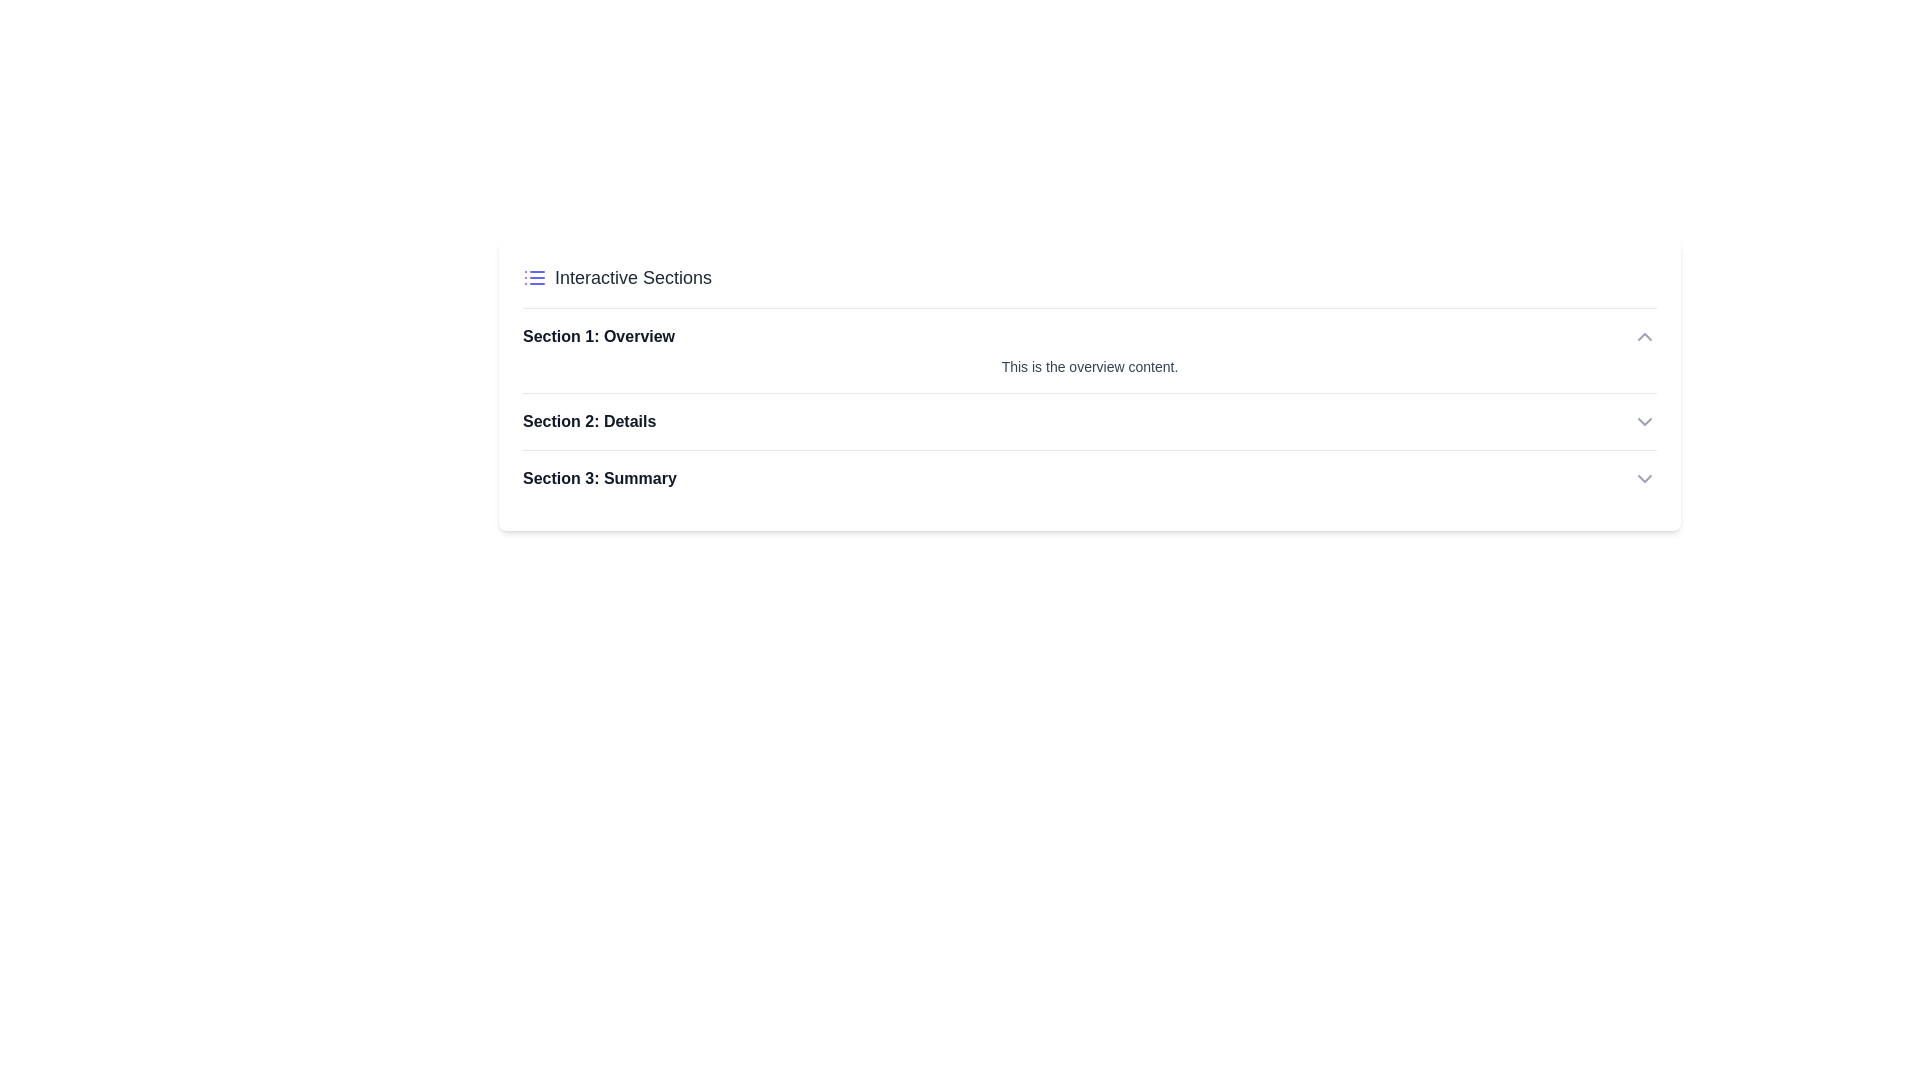 Image resolution: width=1920 pixels, height=1080 pixels. Describe the element at coordinates (1088, 366) in the screenshot. I see `content displayed in the Text display located within the 'Section 1: Overview' section, directly beneath the title text` at that location.